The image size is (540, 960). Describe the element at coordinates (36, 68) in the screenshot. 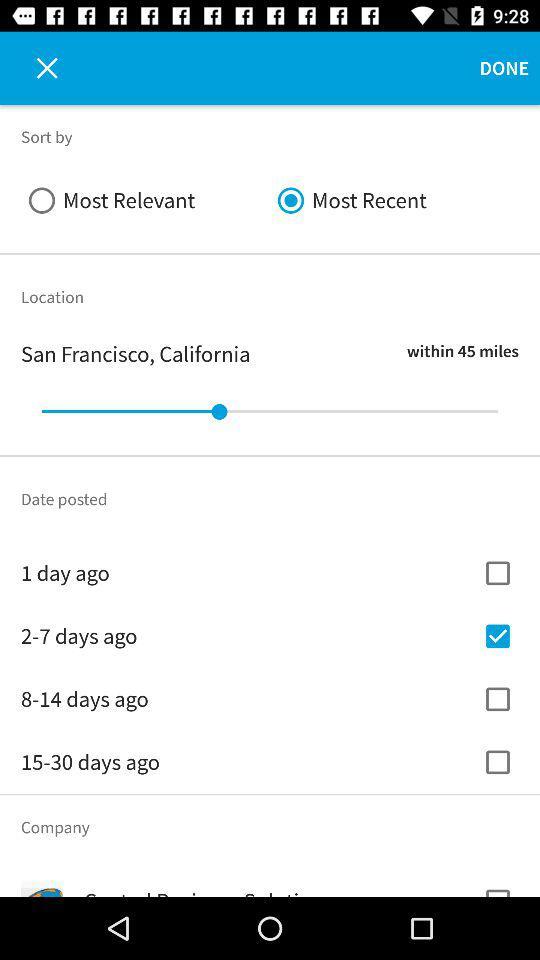

I see `item next to filter` at that location.